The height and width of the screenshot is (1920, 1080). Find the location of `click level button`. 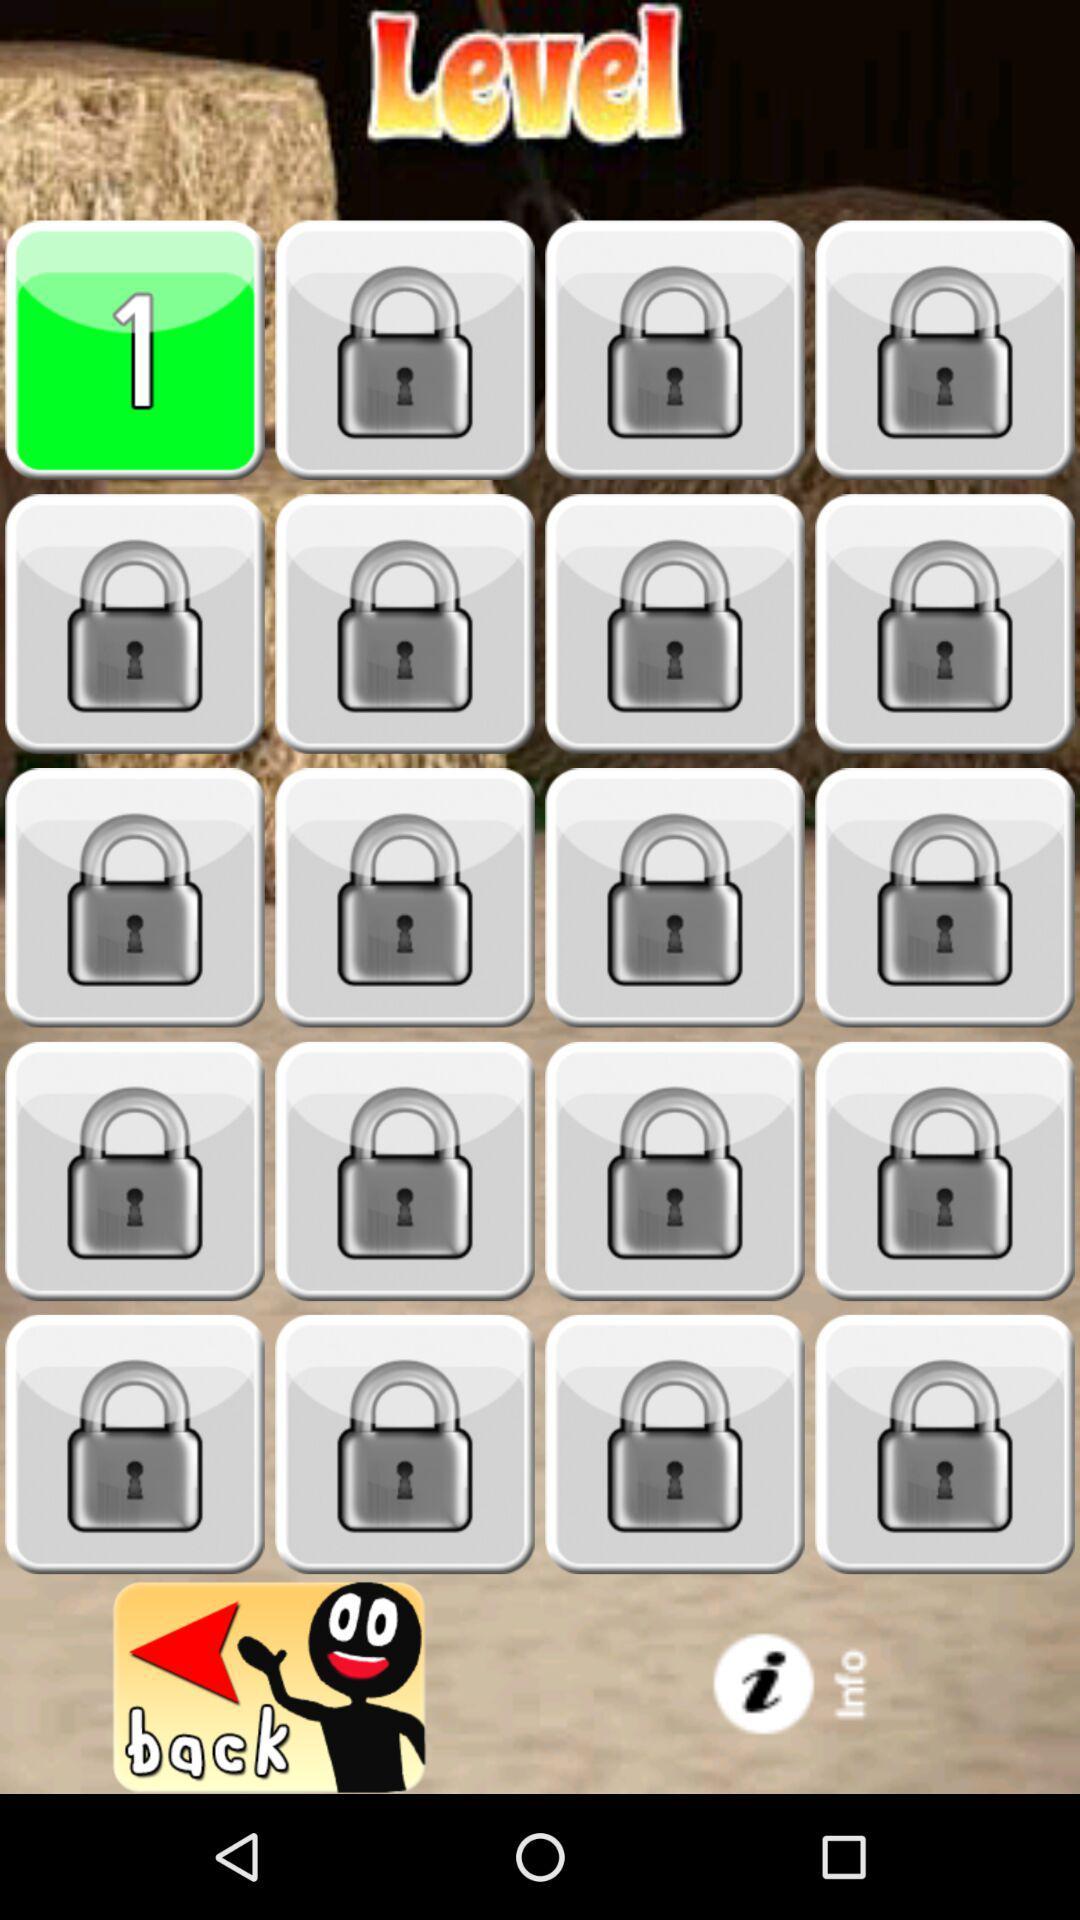

click level button is located at coordinates (945, 623).